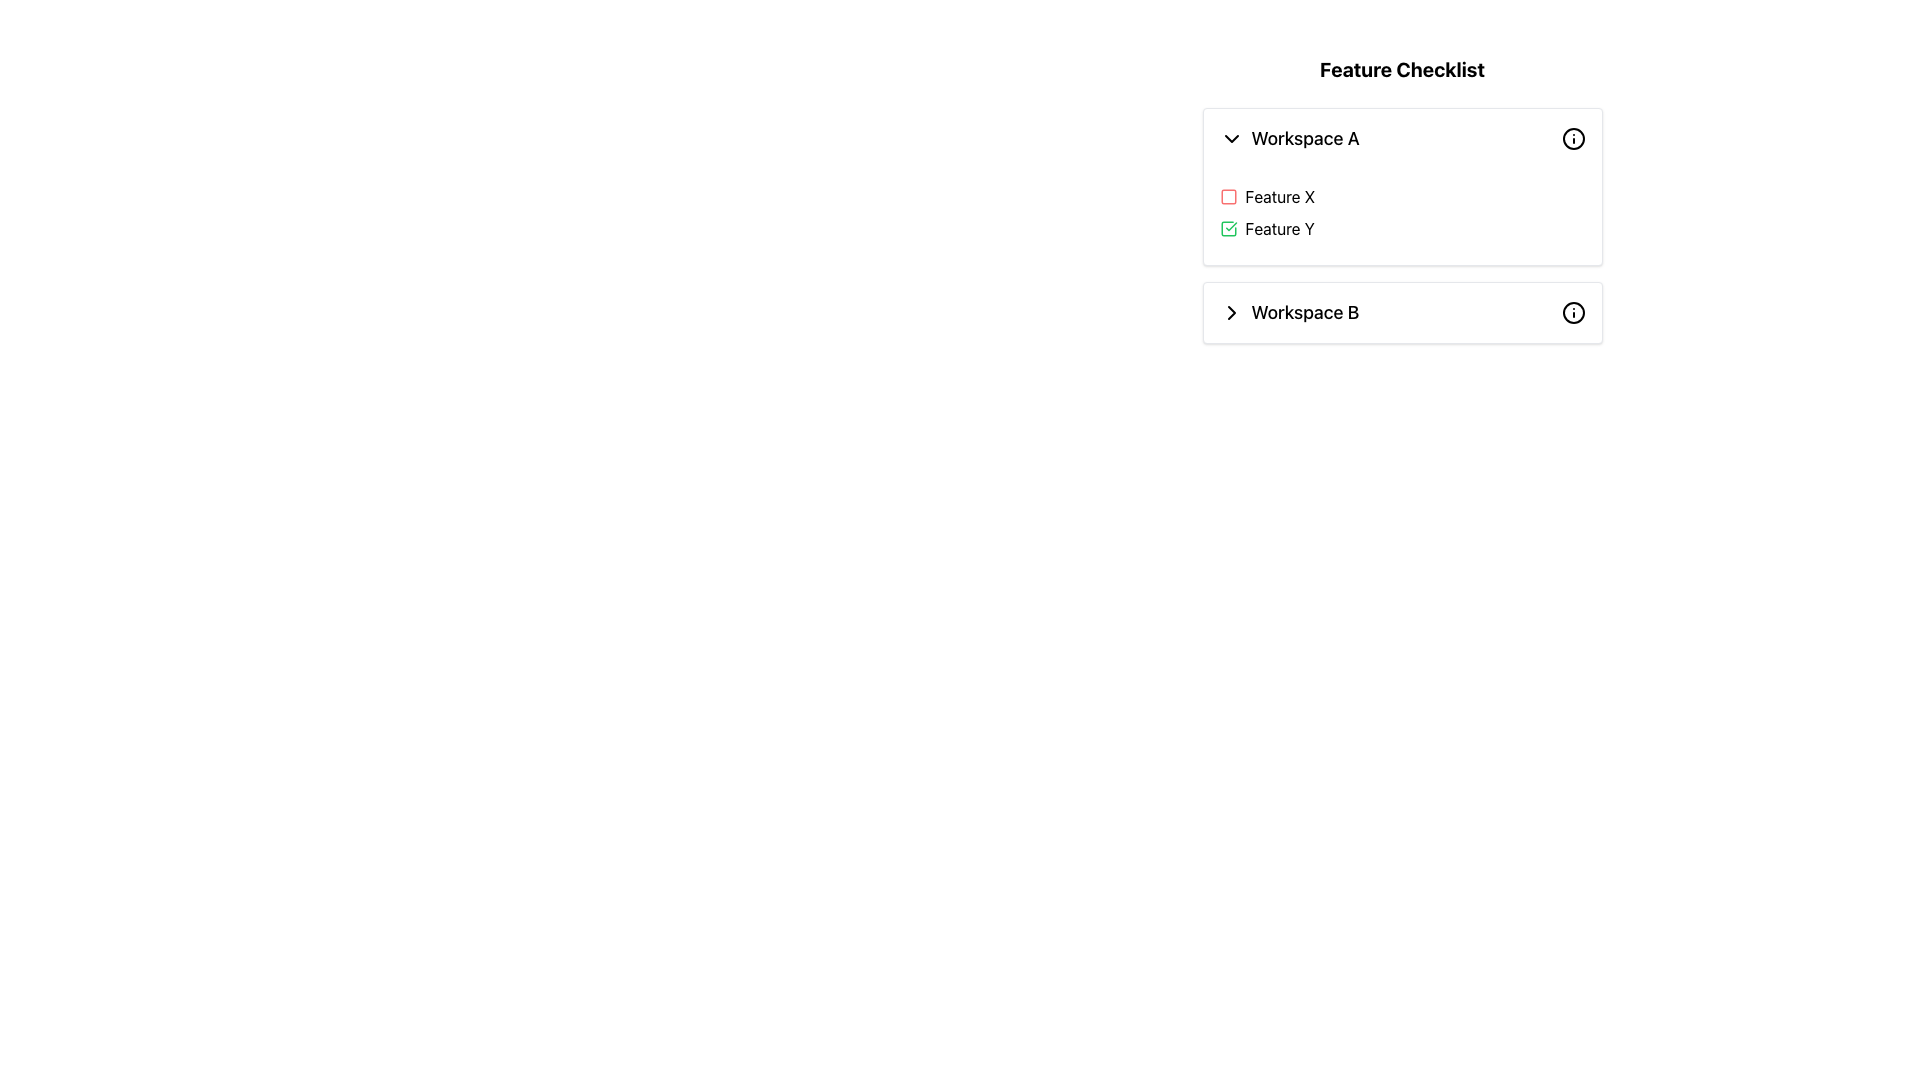 The width and height of the screenshot is (1920, 1080). I want to click on the SVG circle element that serves as a visual indicator for 'Workspace A', so click(1572, 312).